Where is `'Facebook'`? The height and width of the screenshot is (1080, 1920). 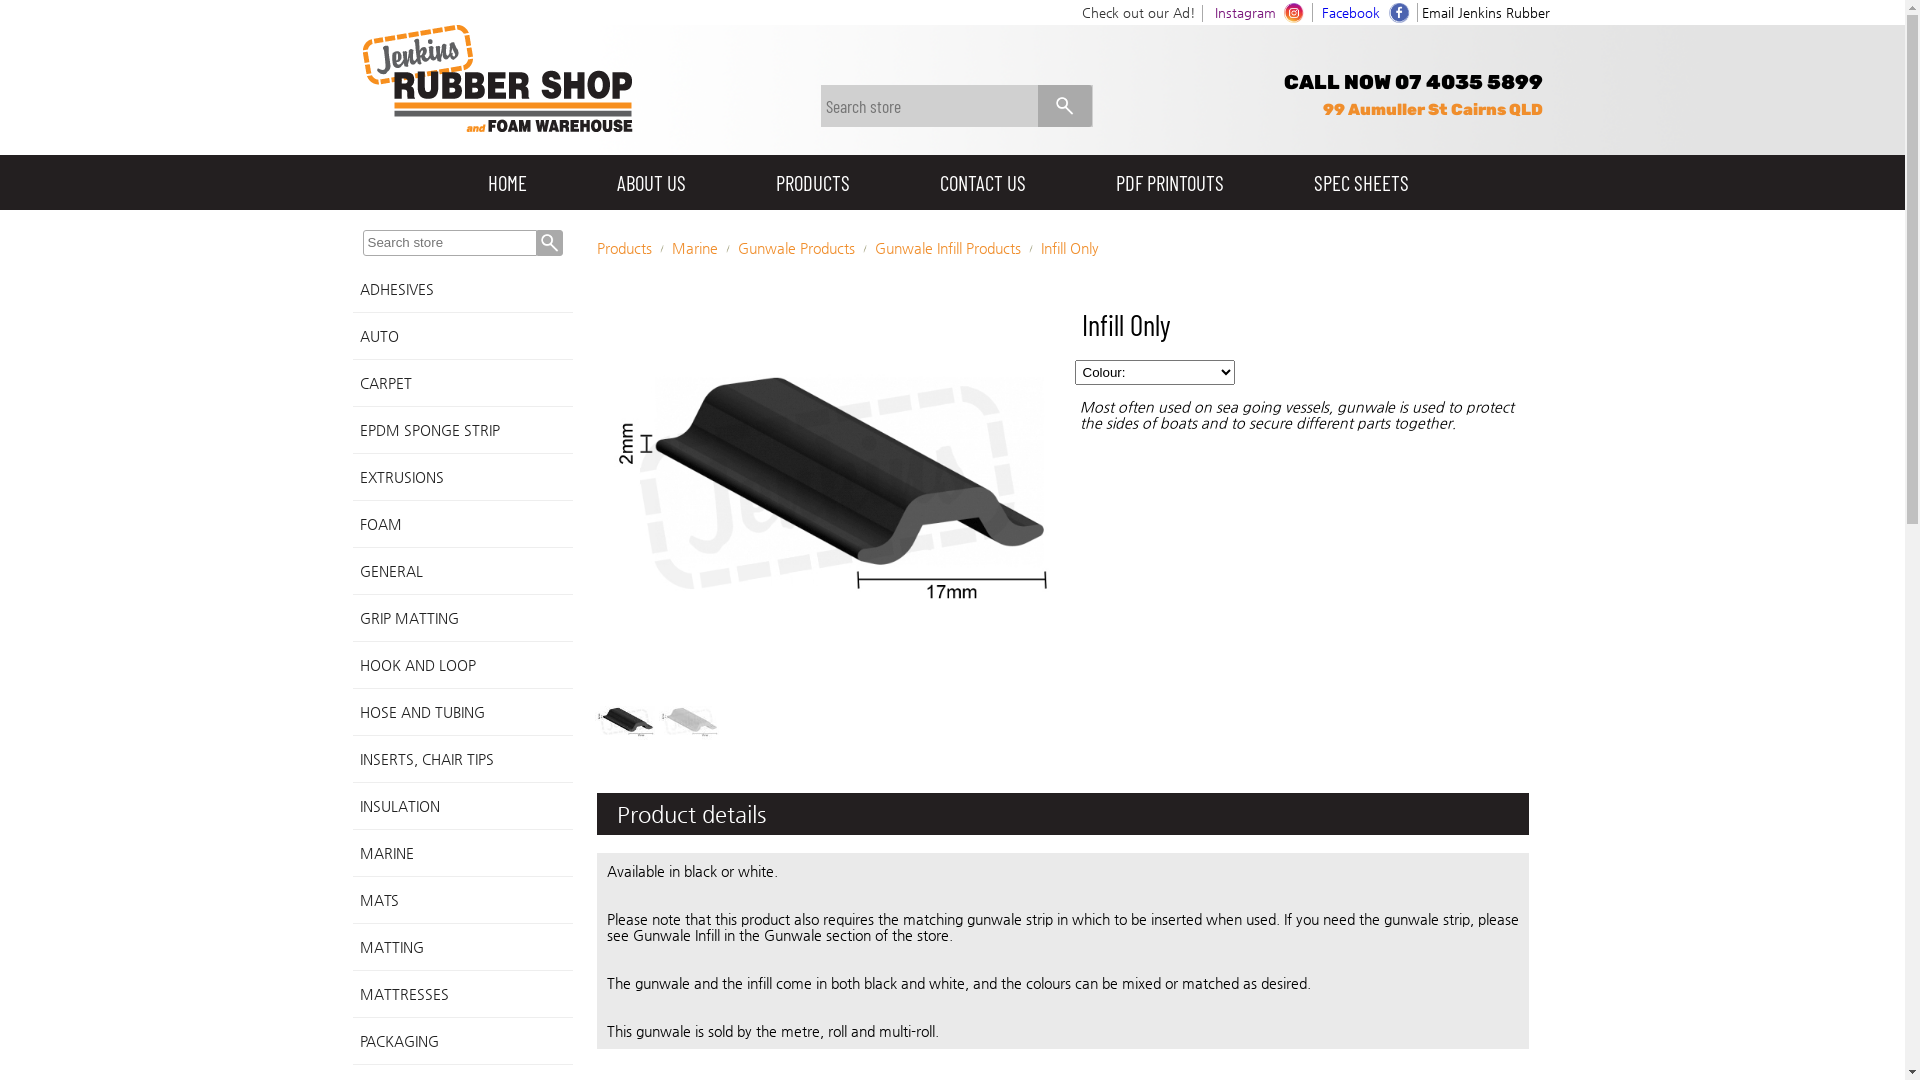
'Facebook' is located at coordinates (1350, 12).